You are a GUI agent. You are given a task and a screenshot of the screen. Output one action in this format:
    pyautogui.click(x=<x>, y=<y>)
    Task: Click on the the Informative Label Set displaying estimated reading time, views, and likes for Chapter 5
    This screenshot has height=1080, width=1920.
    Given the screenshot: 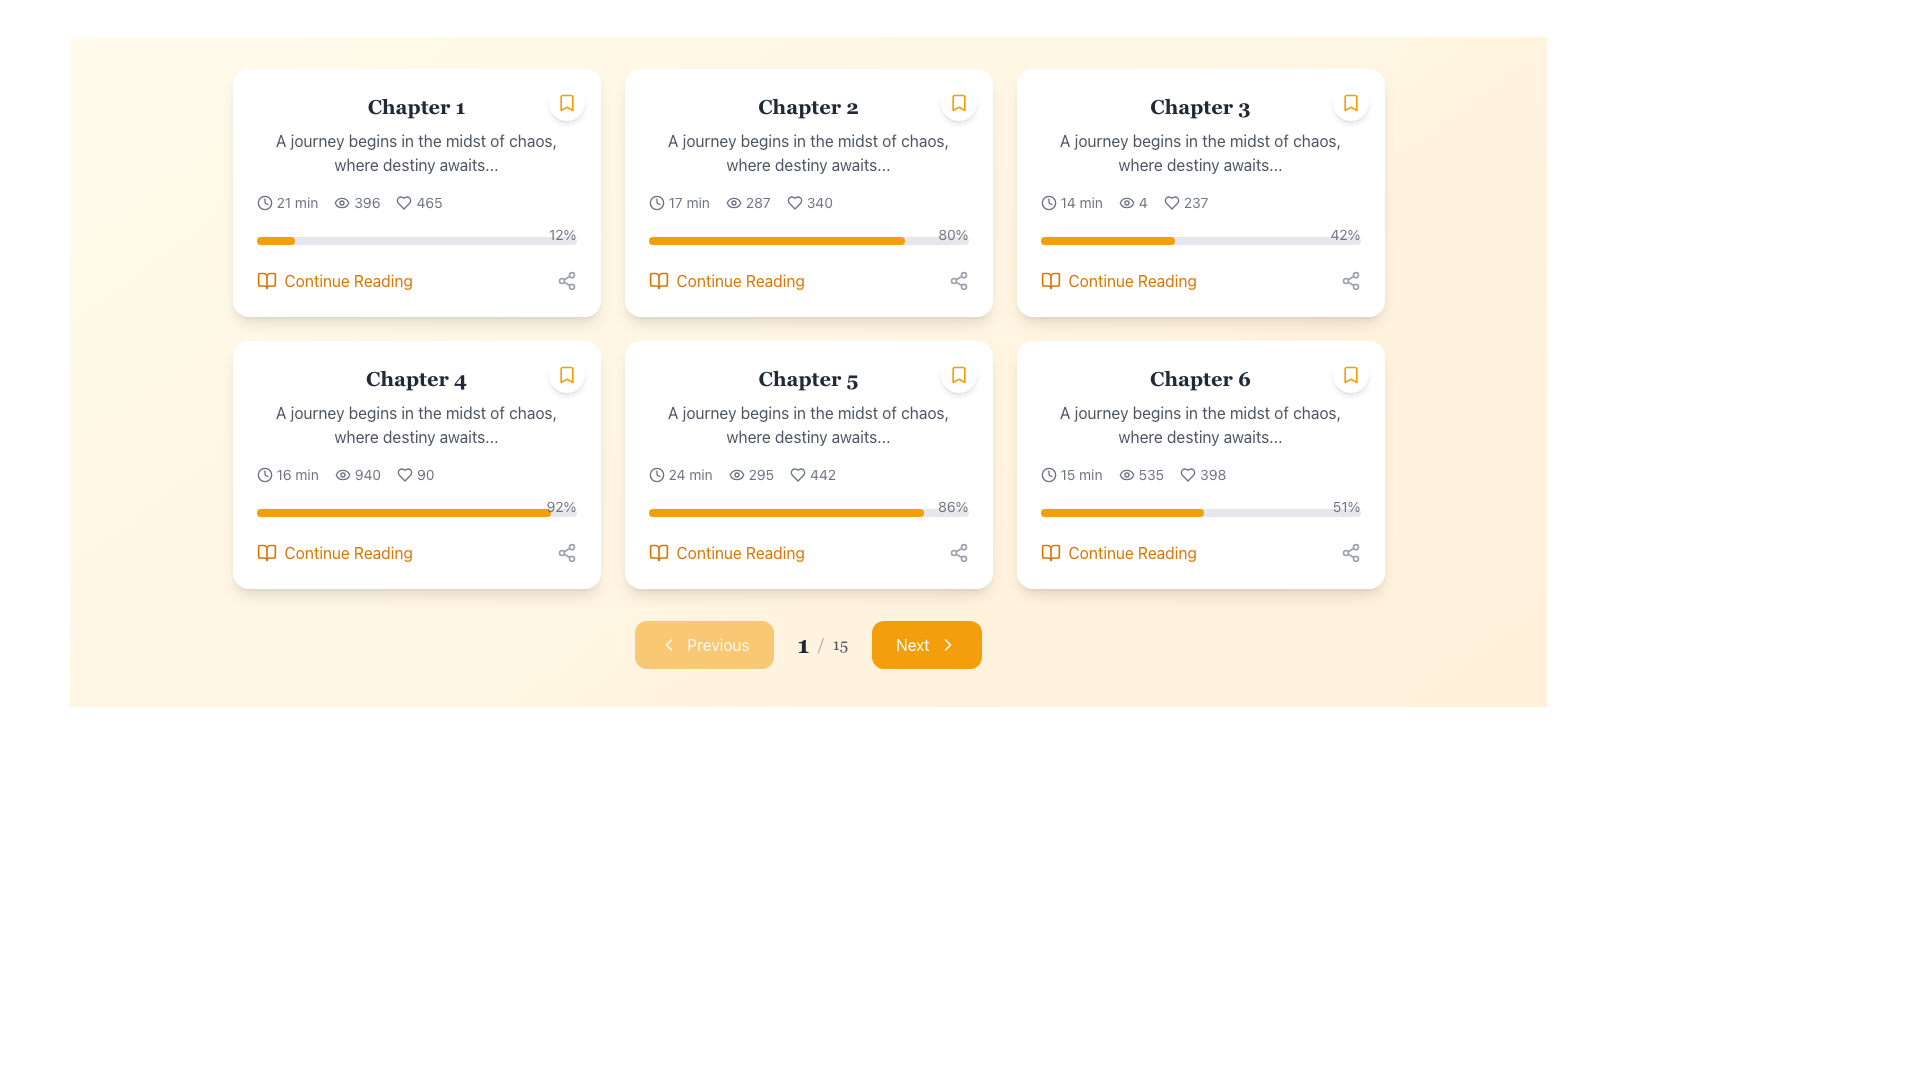 What is the action you would take?
    pyautogui.click(x=808, y=474)
    